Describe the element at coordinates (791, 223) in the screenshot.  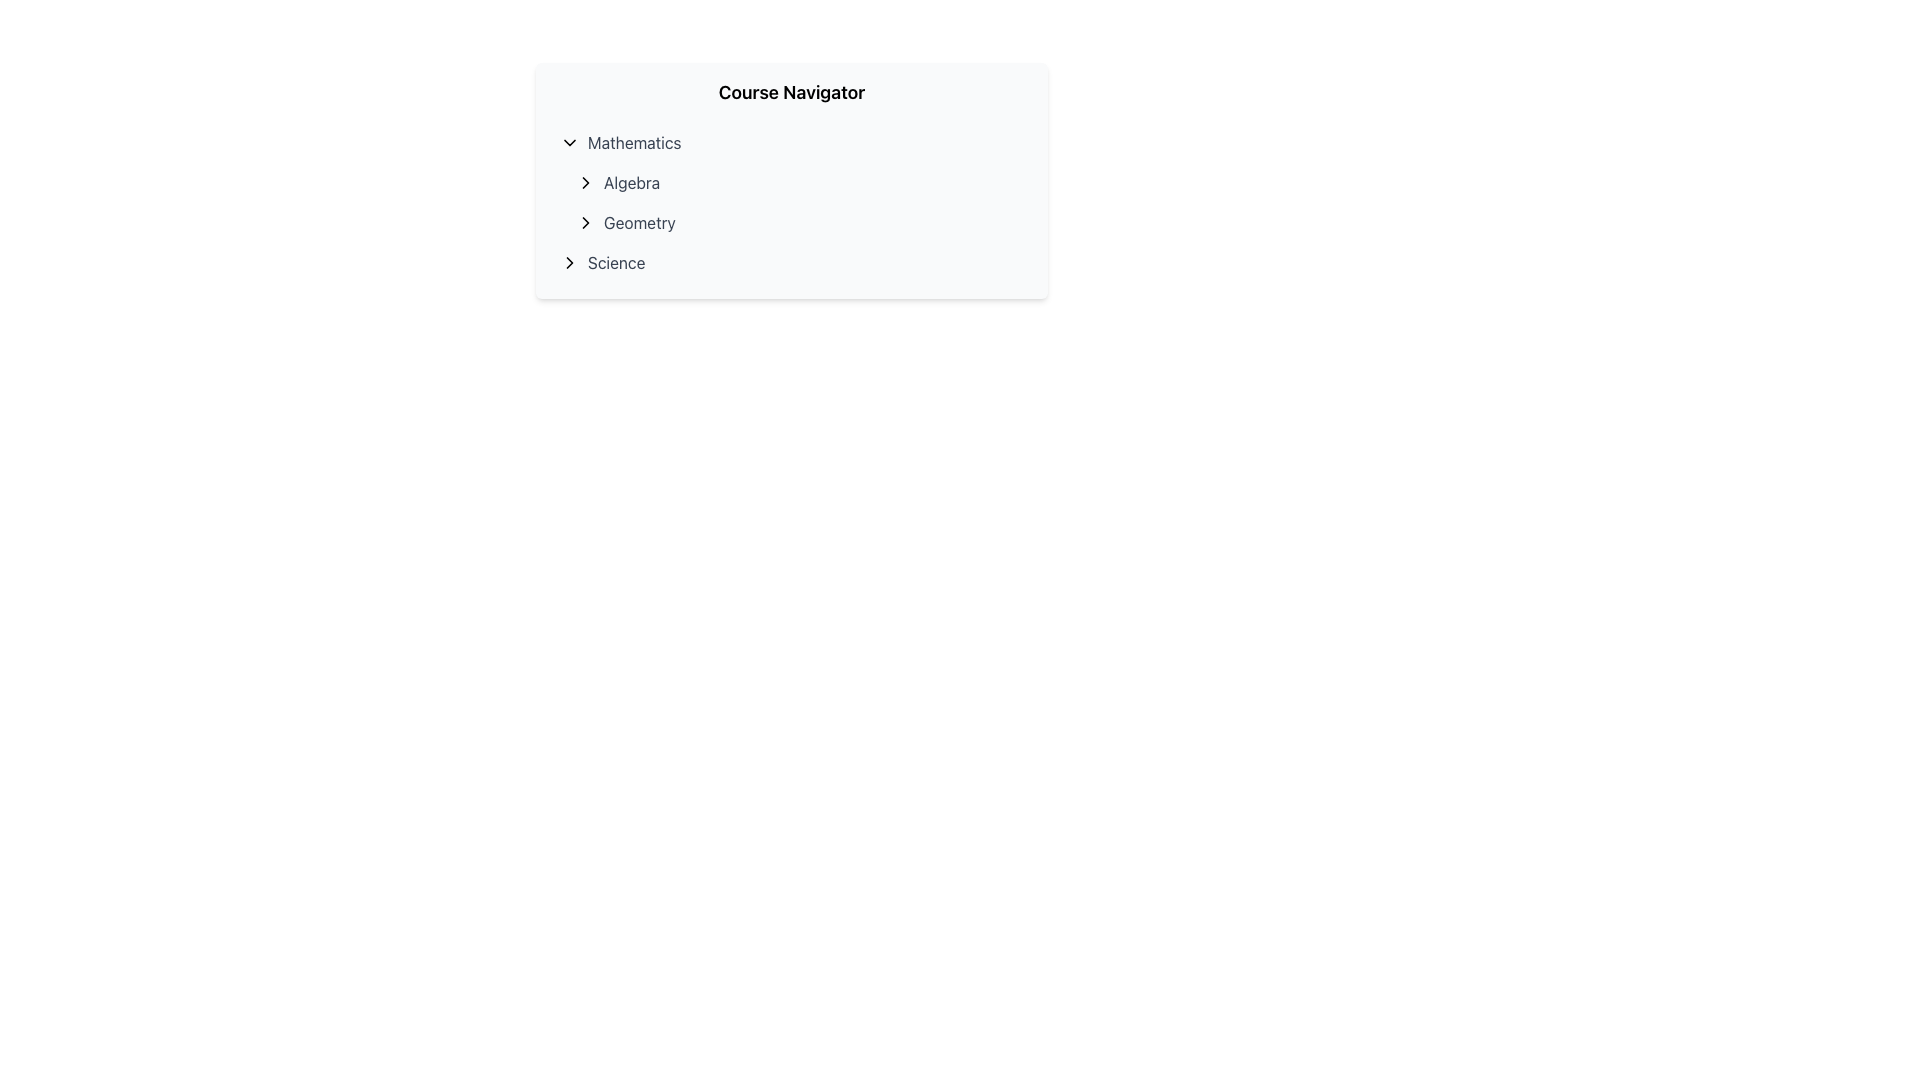
I see `the 'Geometry' list item` at that location.